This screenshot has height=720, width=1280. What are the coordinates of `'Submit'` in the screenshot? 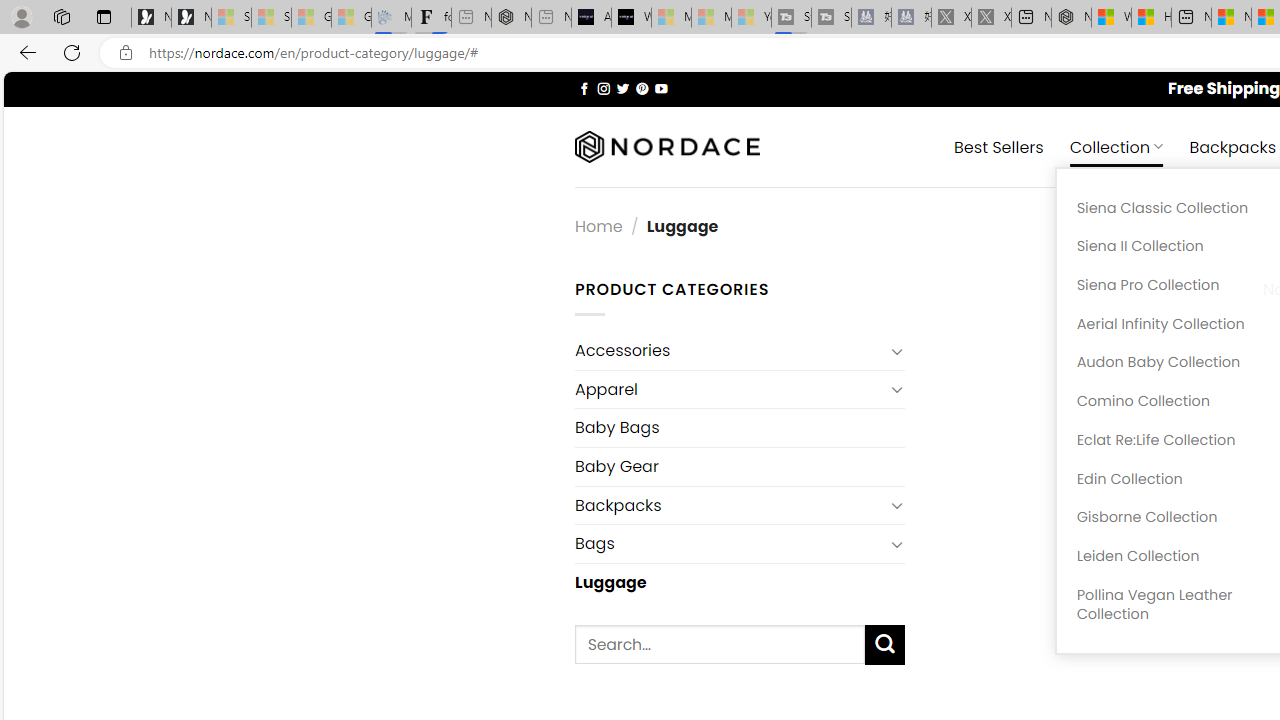 It's located at (884, 645).